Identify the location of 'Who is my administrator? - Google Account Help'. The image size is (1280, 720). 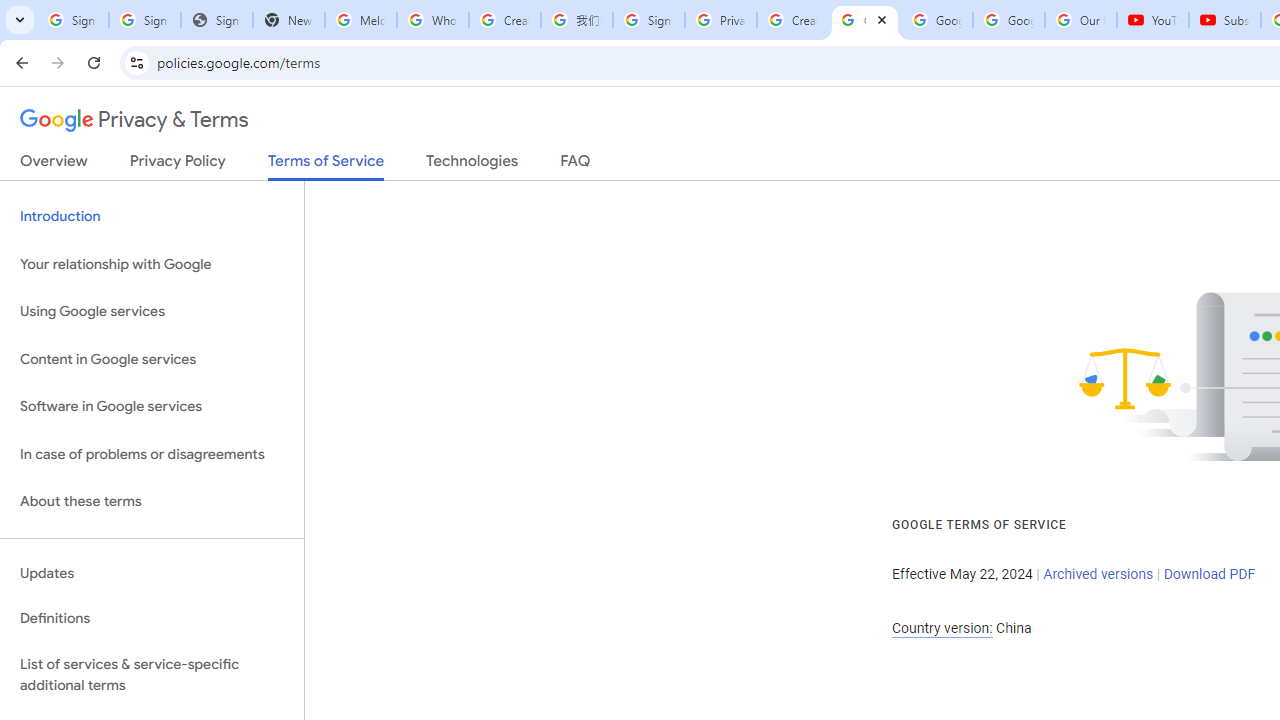
(431, 20).